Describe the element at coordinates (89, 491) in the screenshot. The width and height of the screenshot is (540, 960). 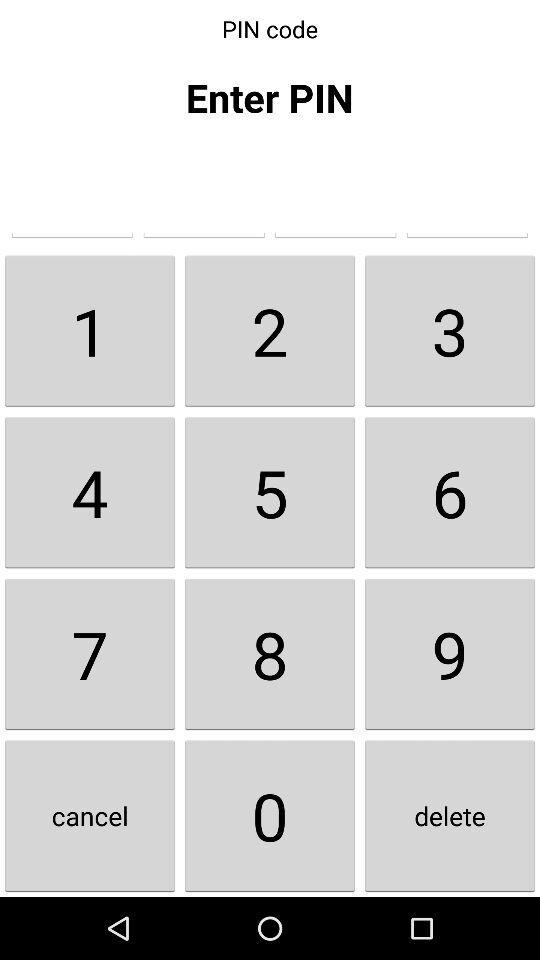
I see `icon below 1 icon` at that location.